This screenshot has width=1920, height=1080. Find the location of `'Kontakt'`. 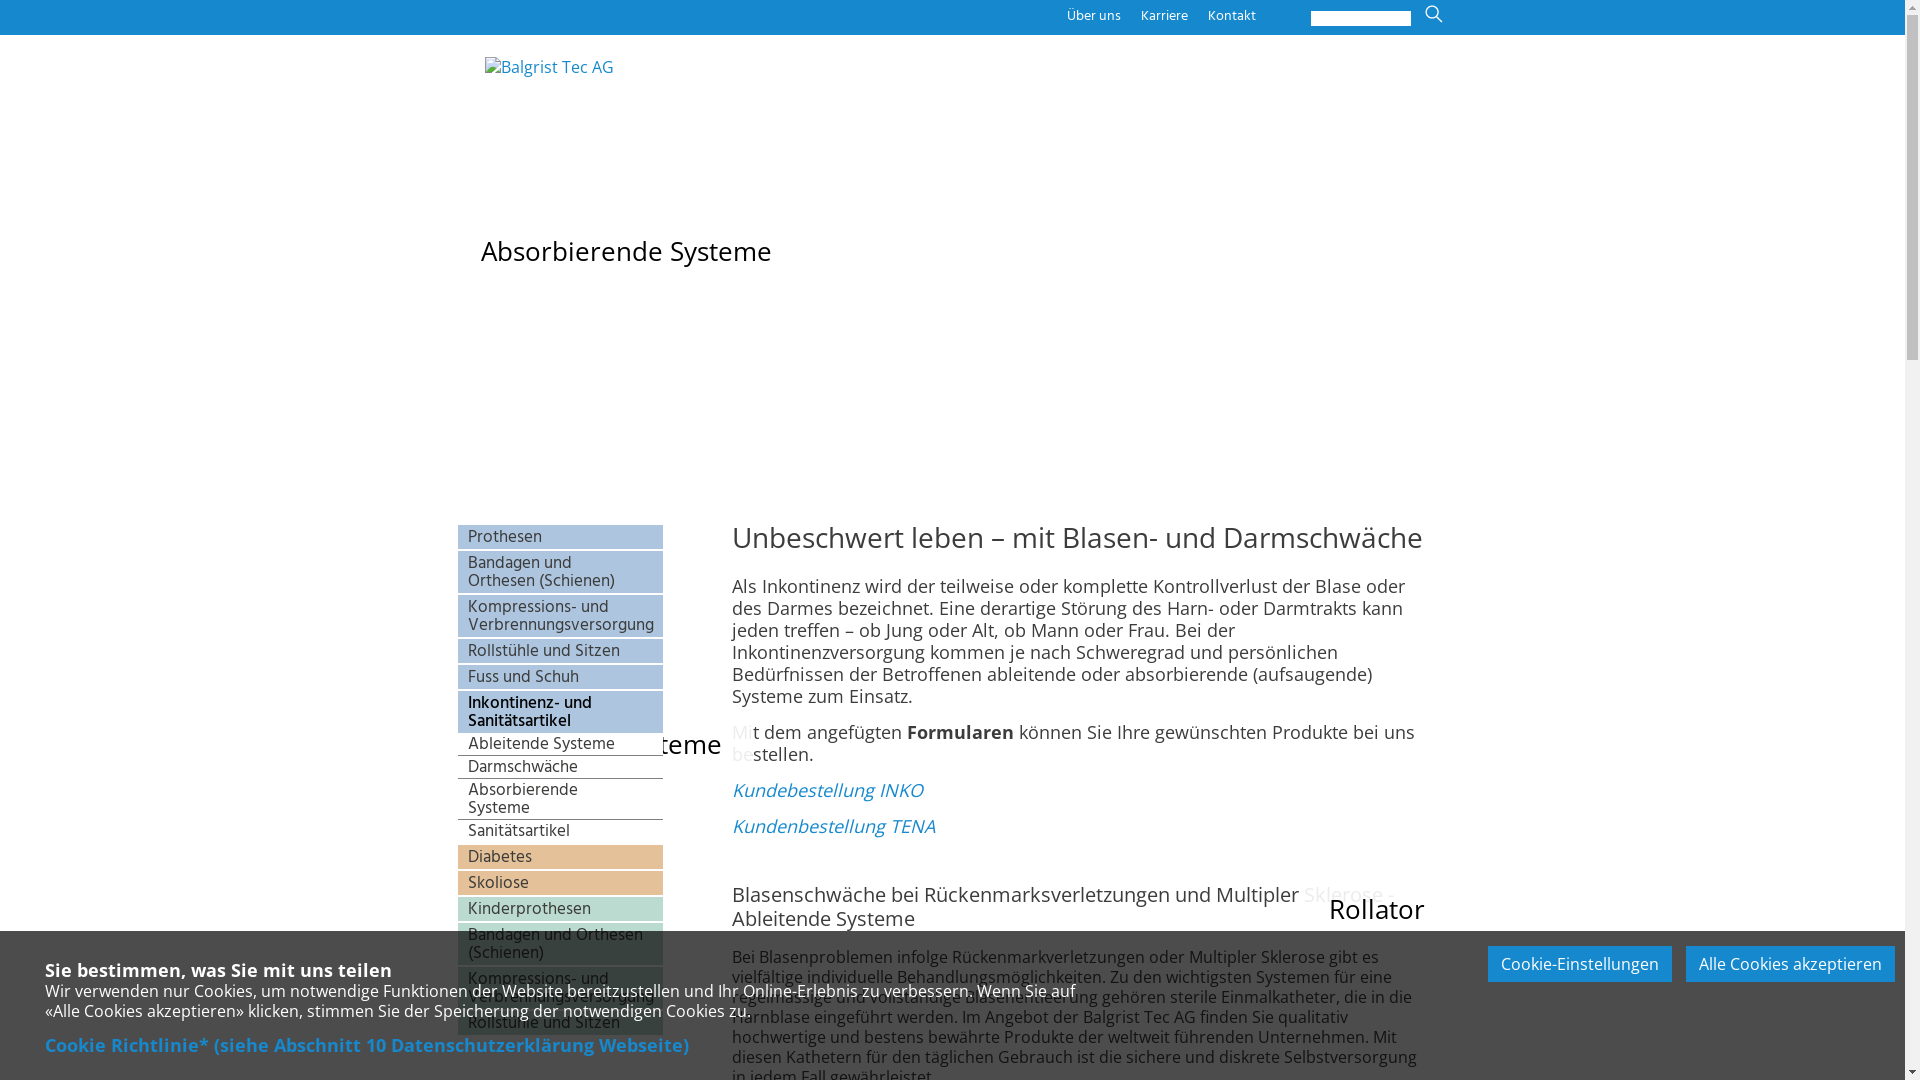

'Kontakt' is located at coordinates (1231, 15).